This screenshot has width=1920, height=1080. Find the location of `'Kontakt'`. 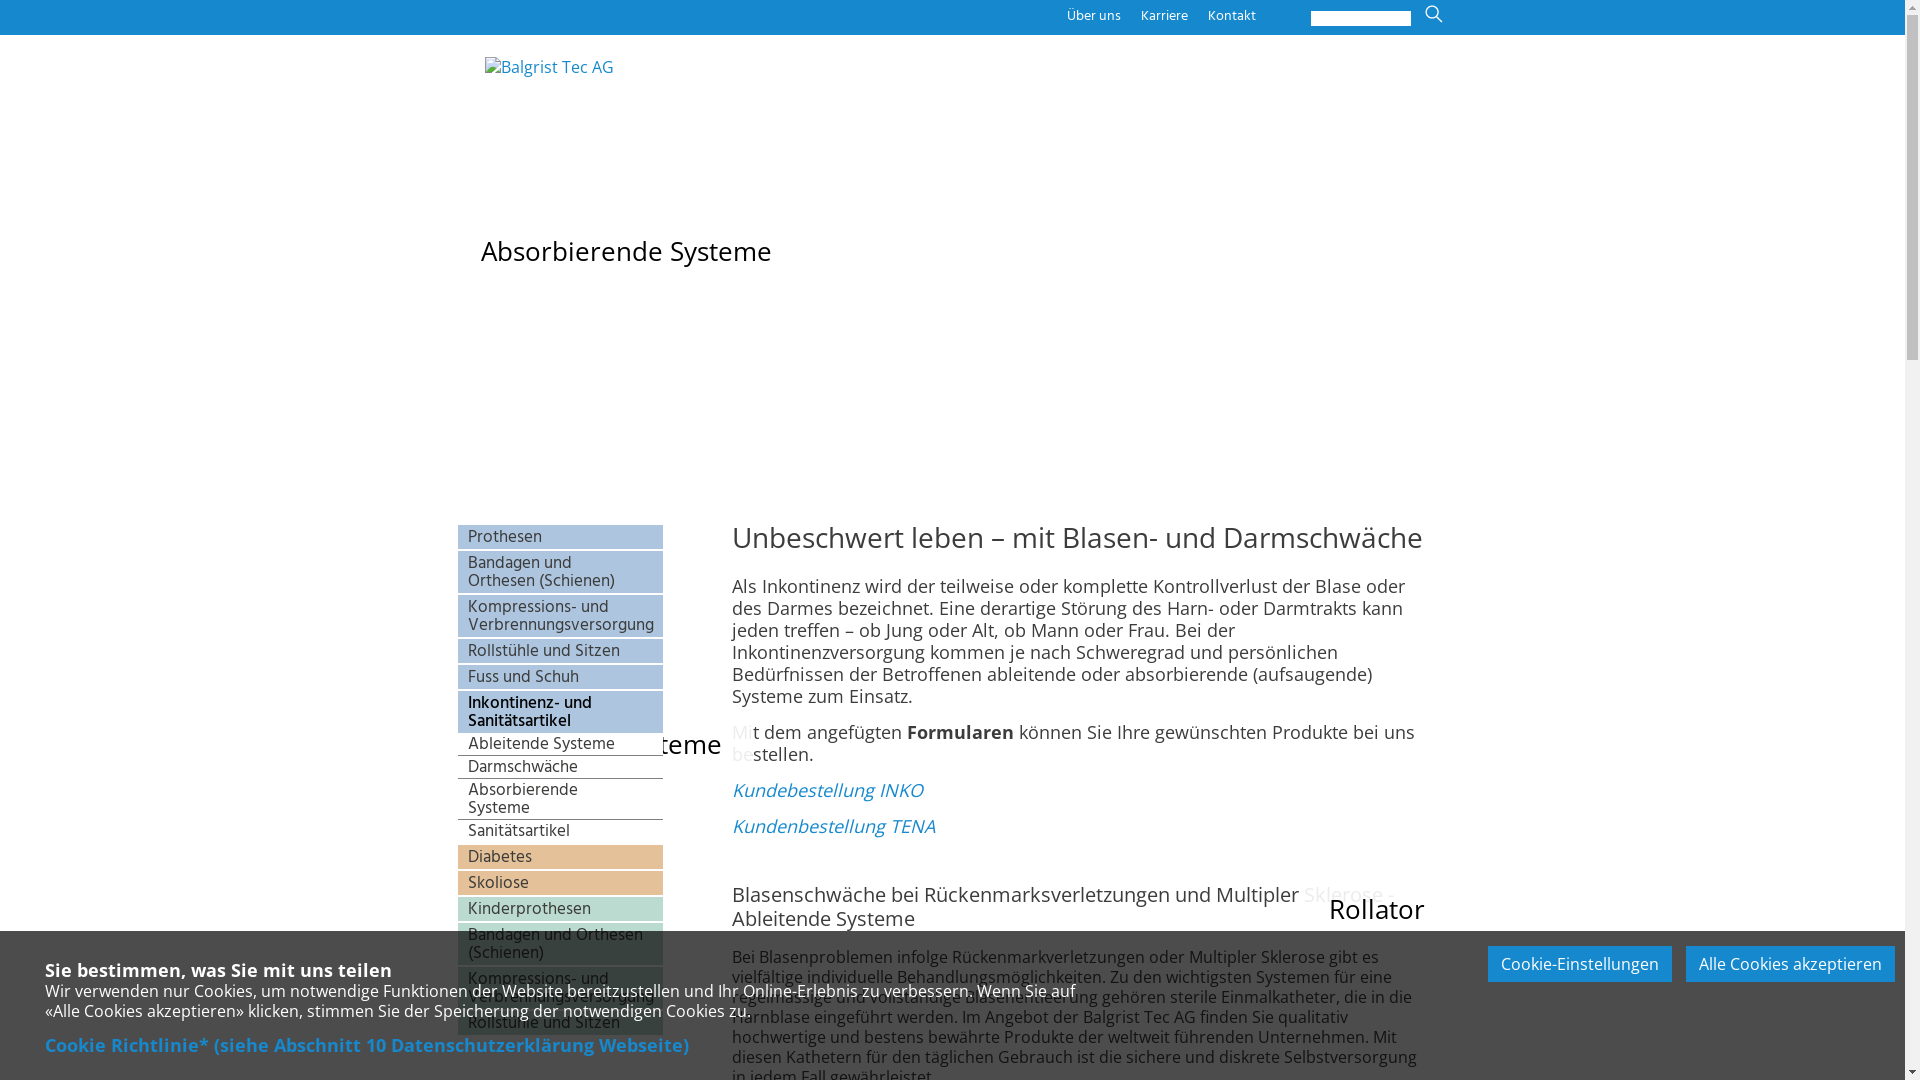

'Kontakt' is located at coordinates (1231, 15).